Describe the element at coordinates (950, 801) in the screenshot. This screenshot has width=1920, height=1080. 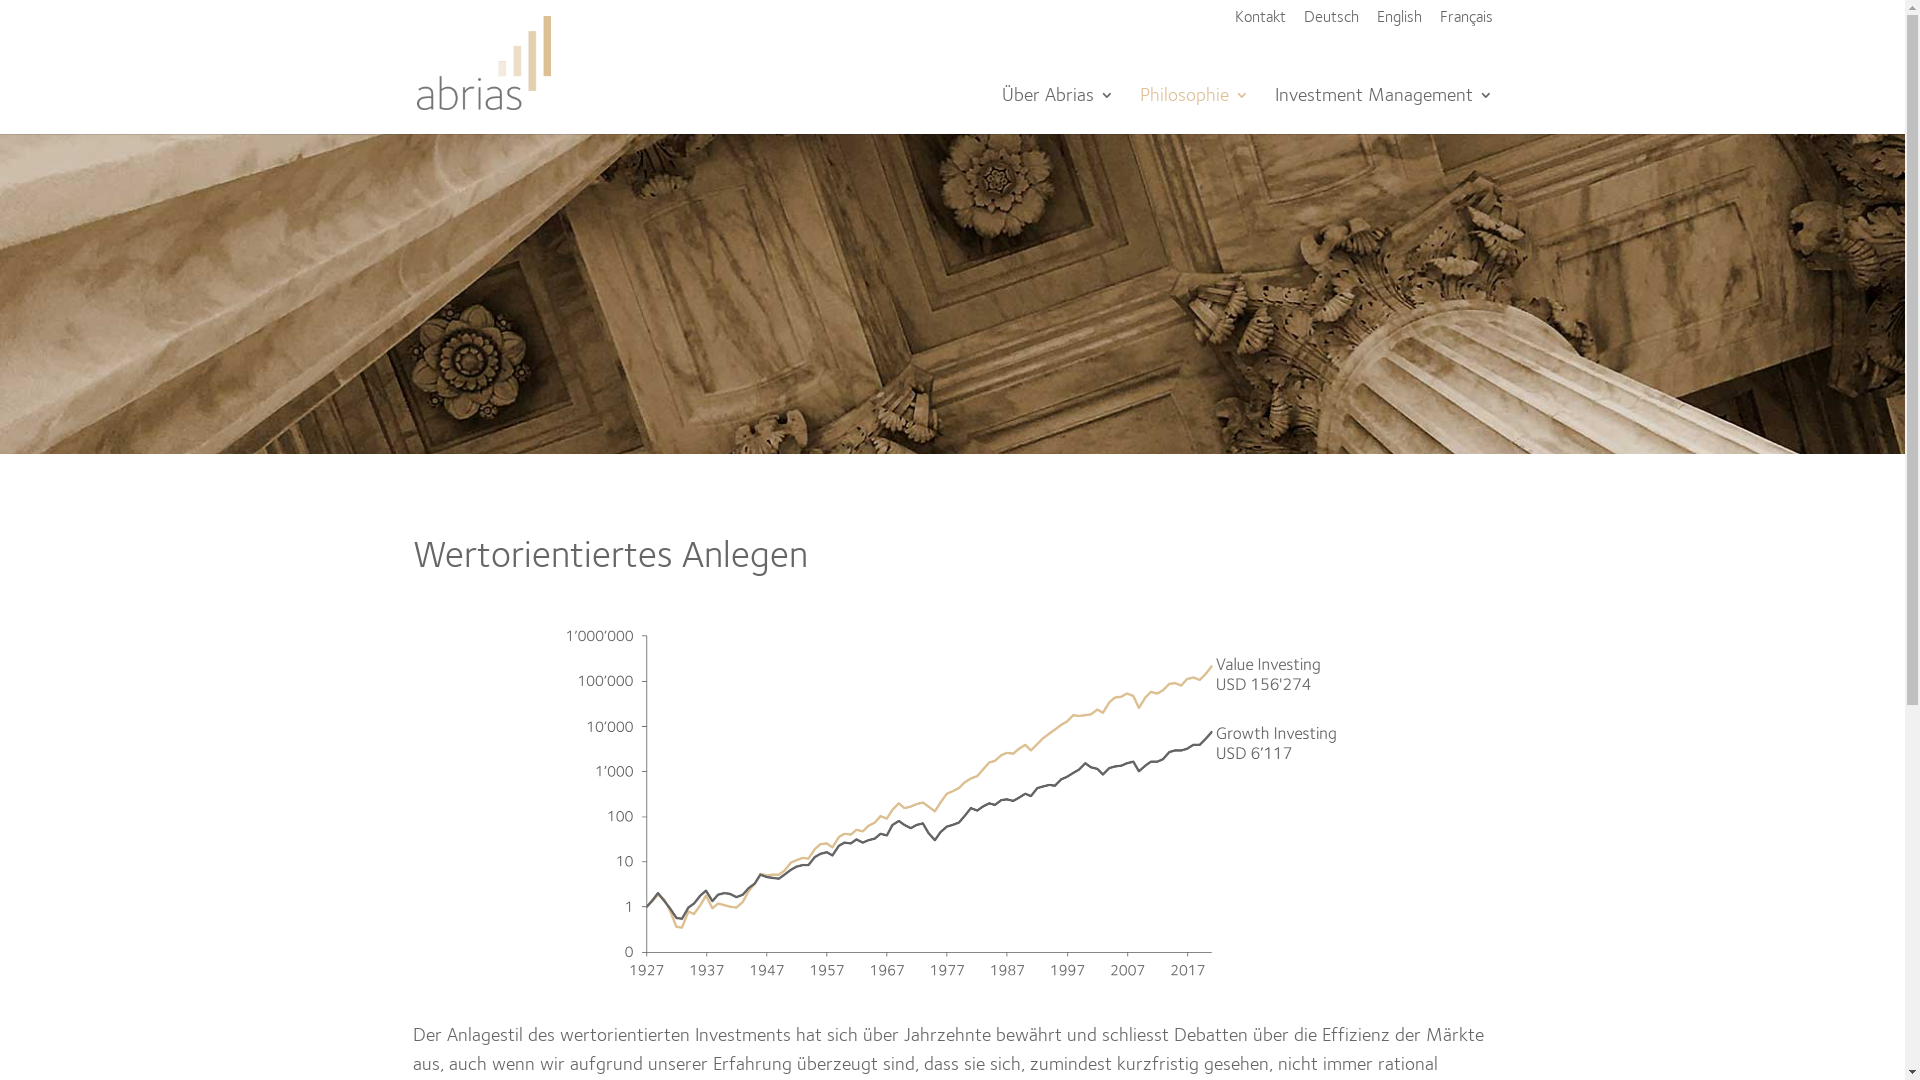
I see `'Value Investing vs. Growth Investing'` at that location.